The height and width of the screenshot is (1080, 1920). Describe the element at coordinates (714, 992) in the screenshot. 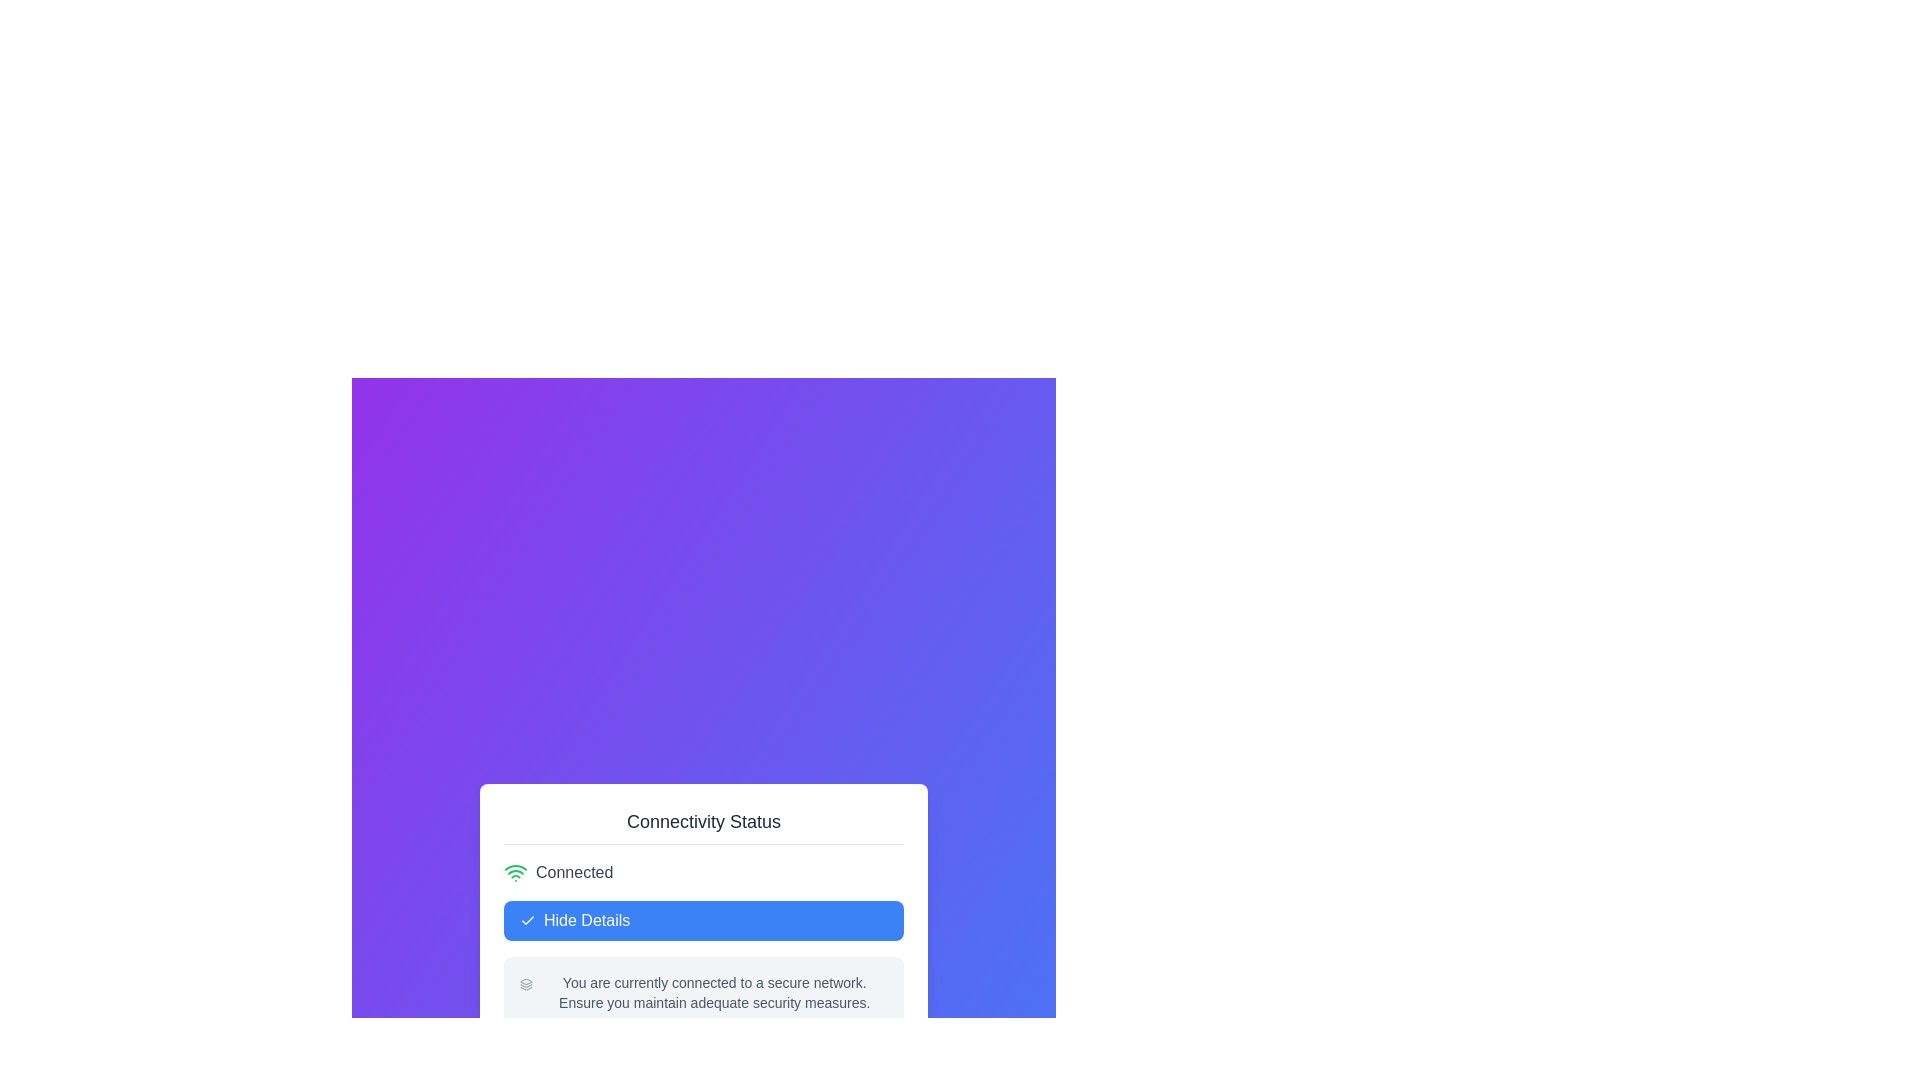

I see `the informational text displaying the message: 'You are currently connected to a secure network. Ensure you maintain adequate security measures.' located within the 'Connectivity Status' section` at that location.